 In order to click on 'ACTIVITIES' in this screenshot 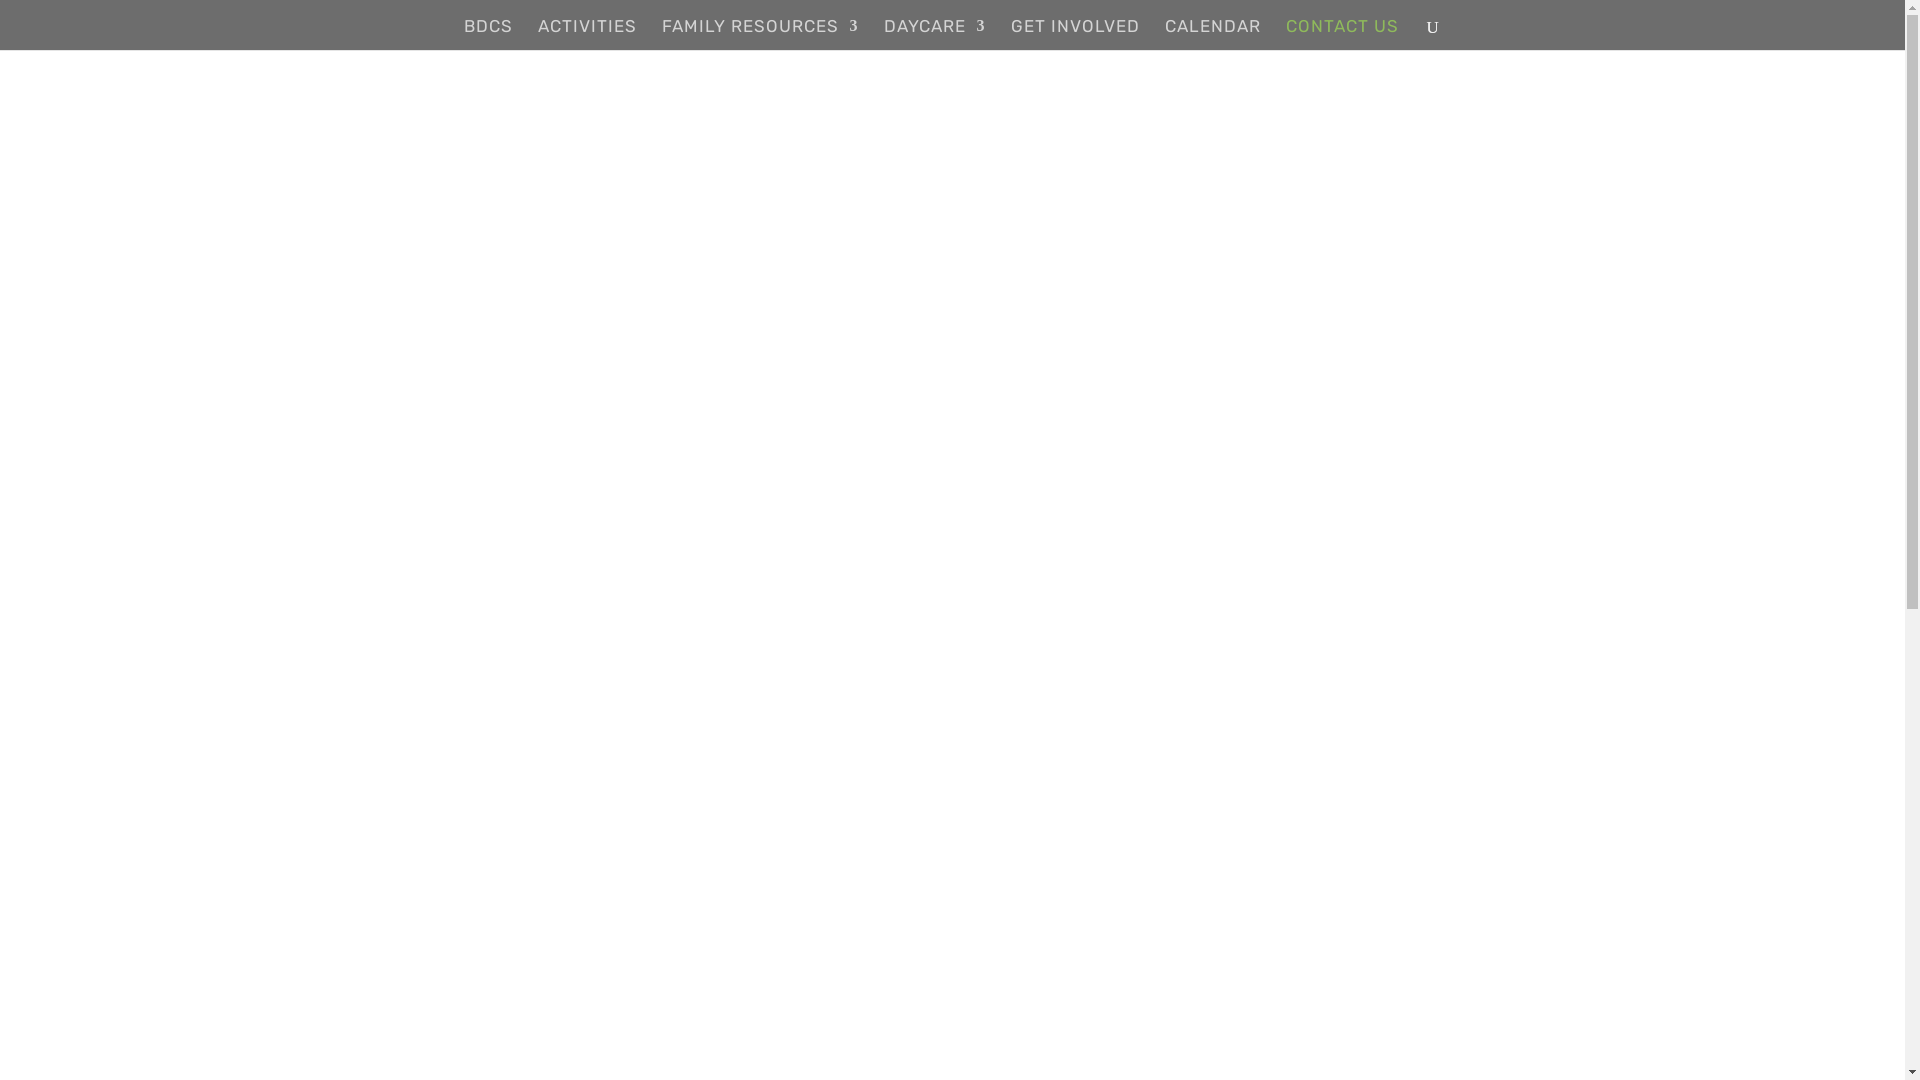, I will do `click(537, 34)`.